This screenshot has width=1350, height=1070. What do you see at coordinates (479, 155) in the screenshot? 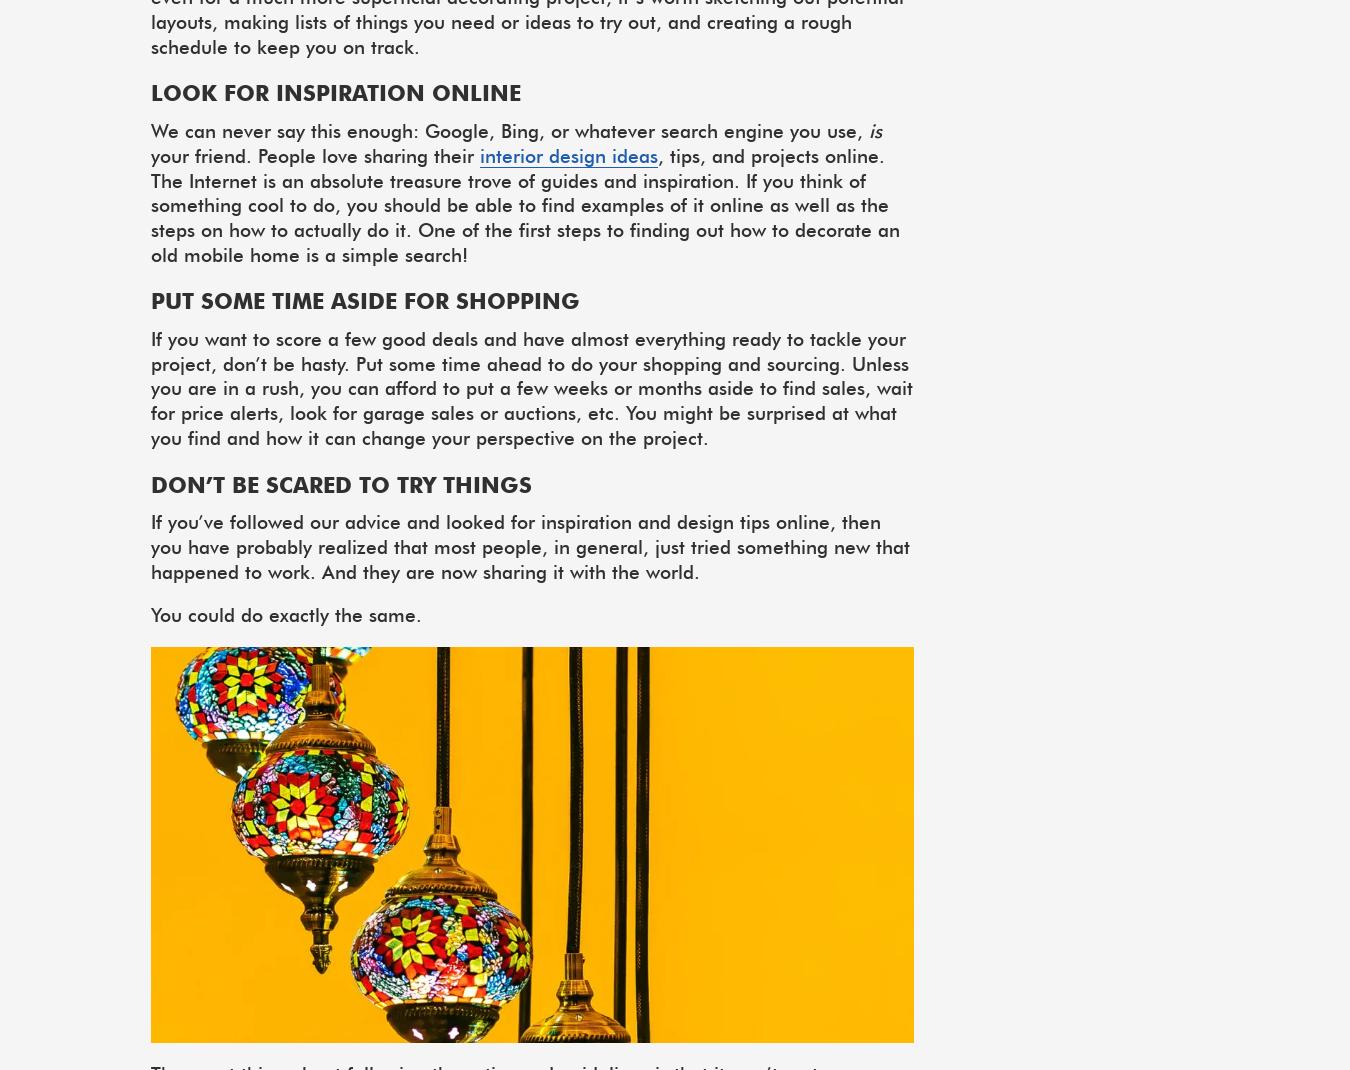
I see `'interior design ideas'` at bounding box center [479, 155].